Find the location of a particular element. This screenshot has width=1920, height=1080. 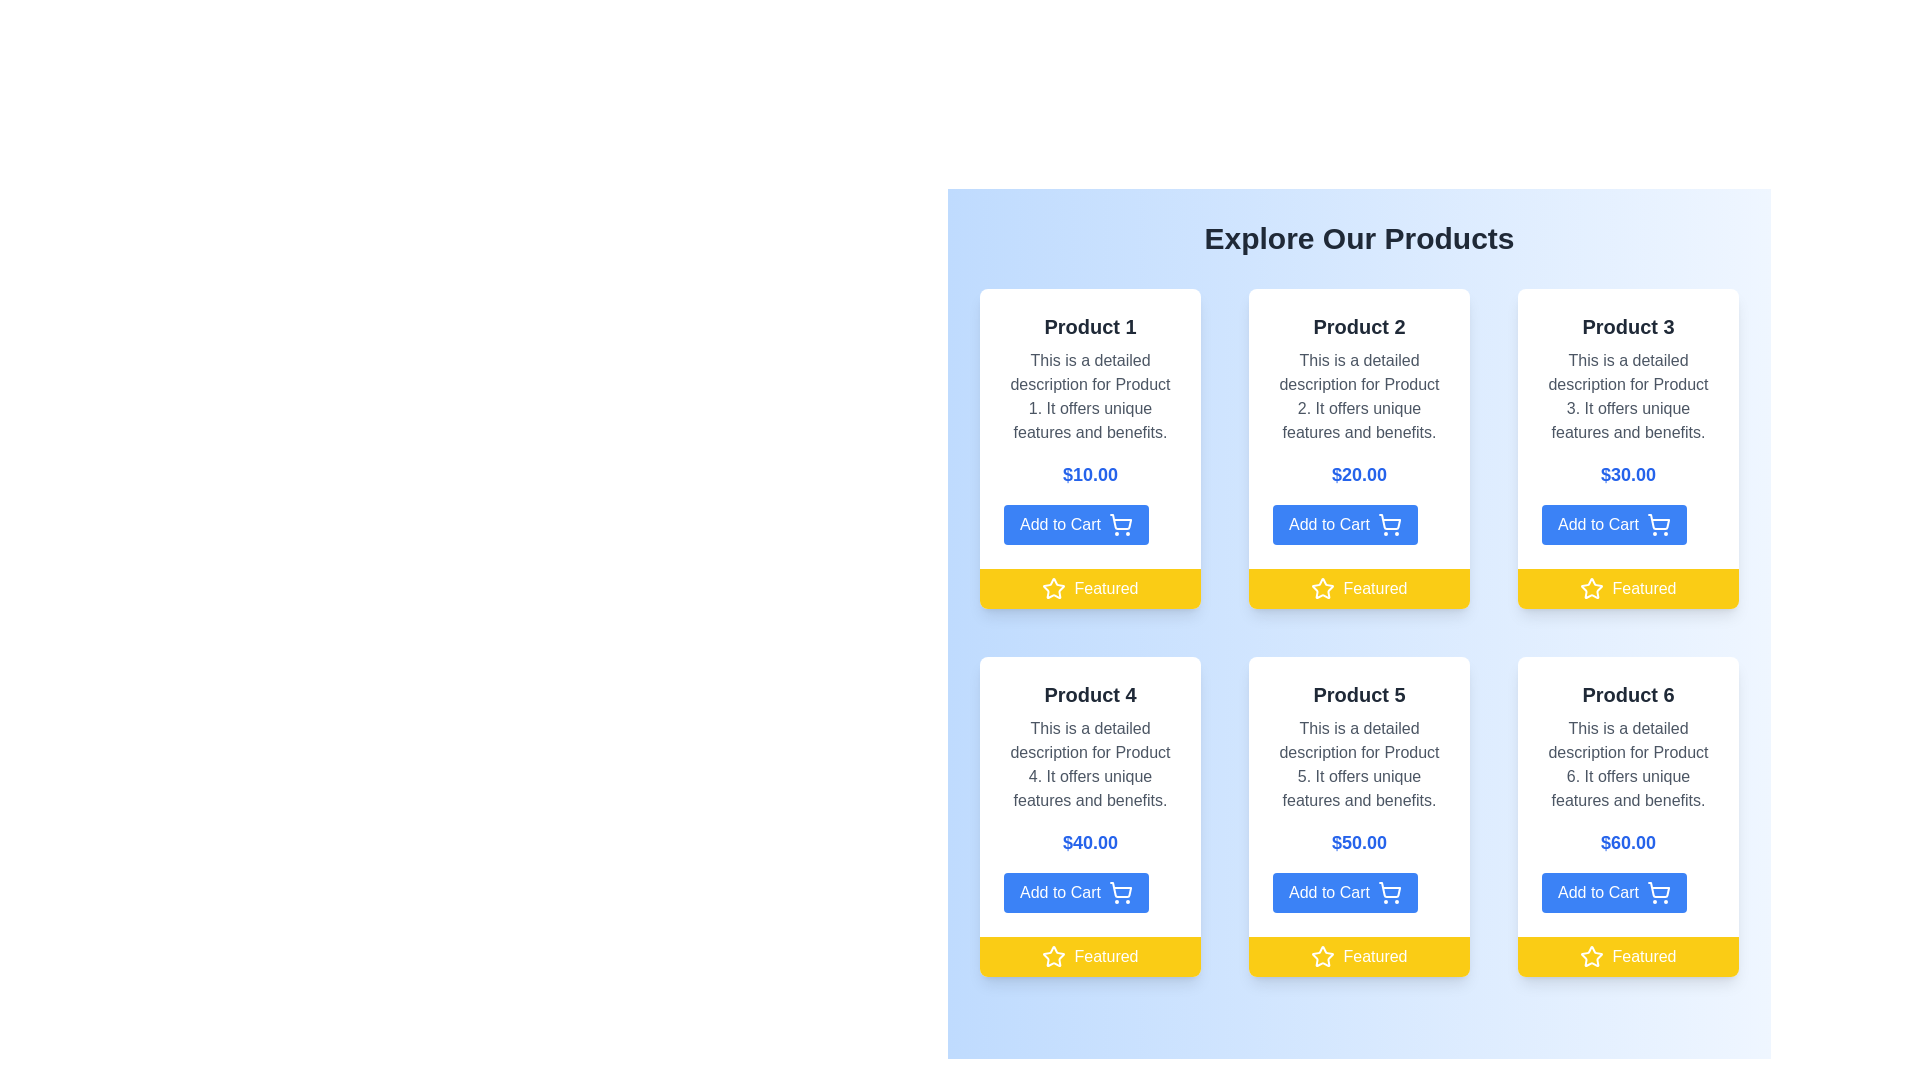

the shopping cart icon within the 'Add to Cart' button for 'Product 2' in the second column of the top row is located at coordinates (1388, 523).